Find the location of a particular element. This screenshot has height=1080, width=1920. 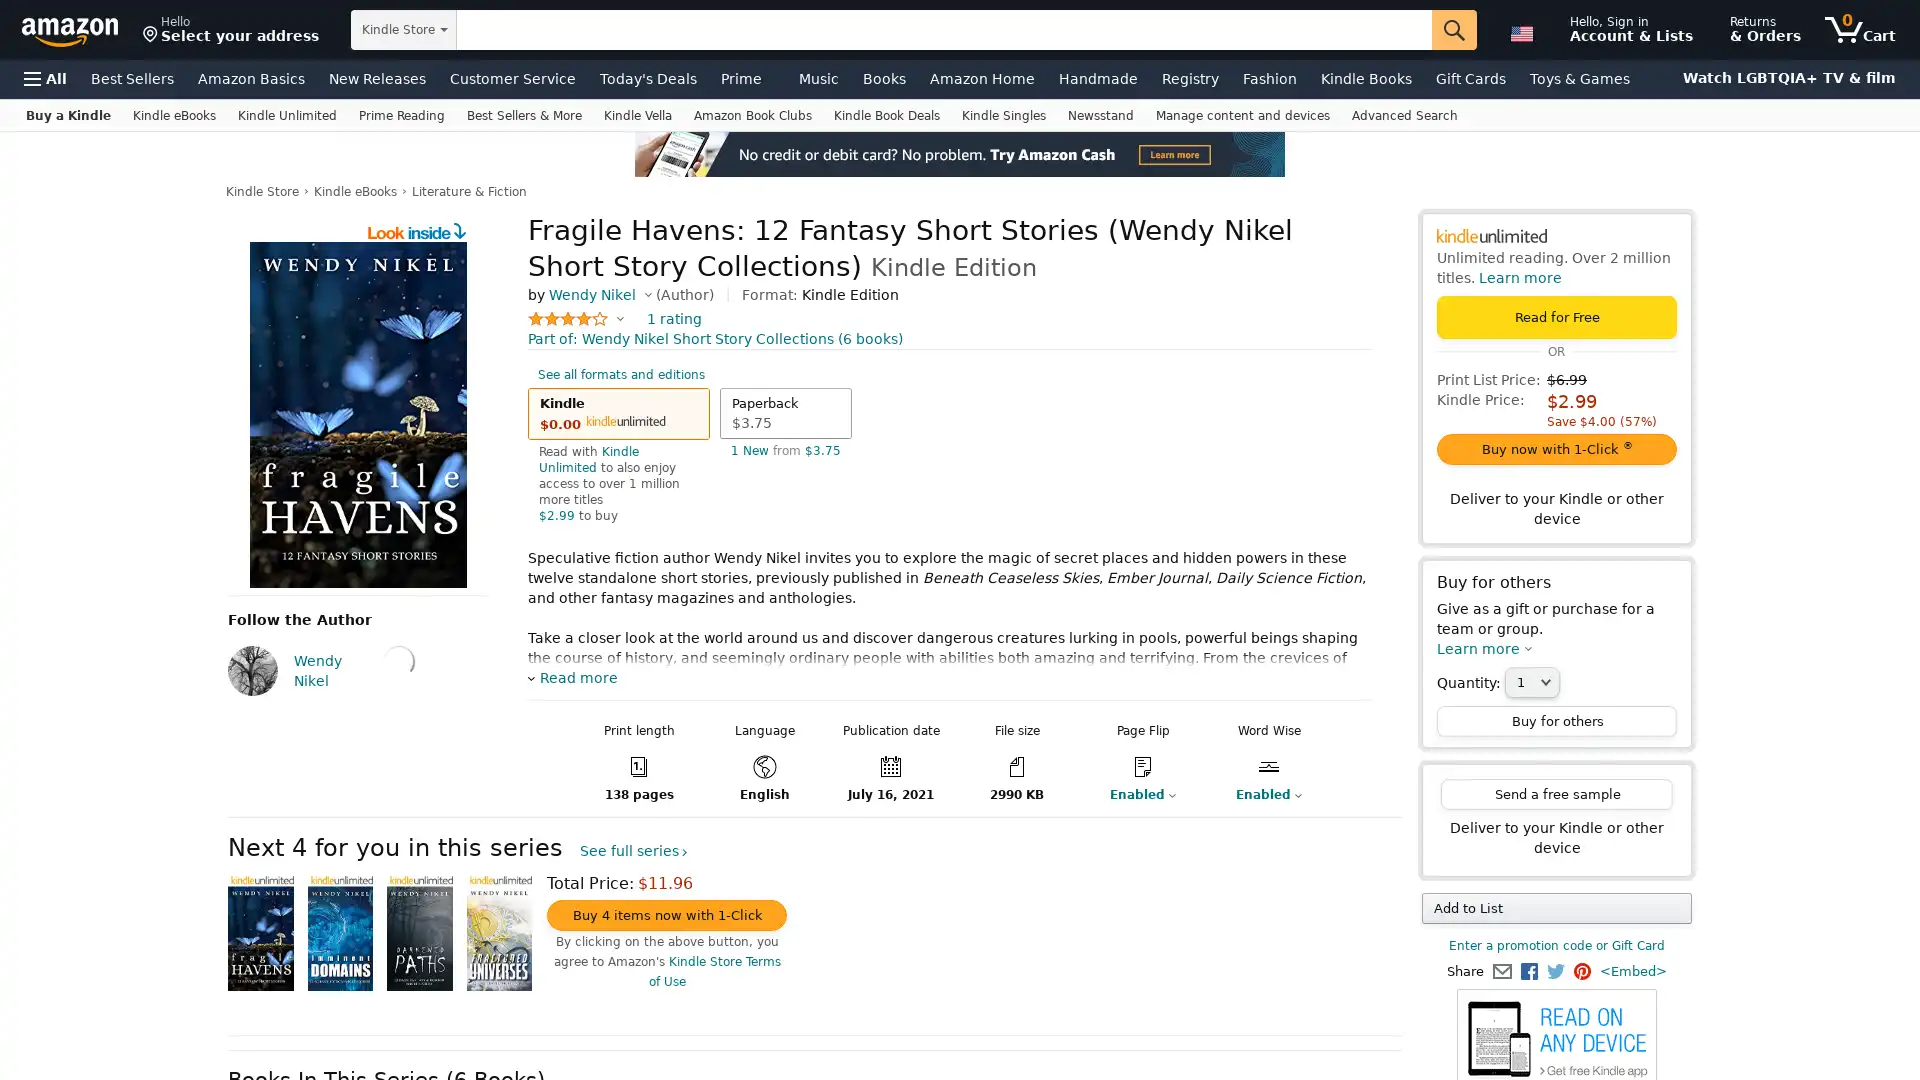

Enabled is located at coordinates (1130, 793).